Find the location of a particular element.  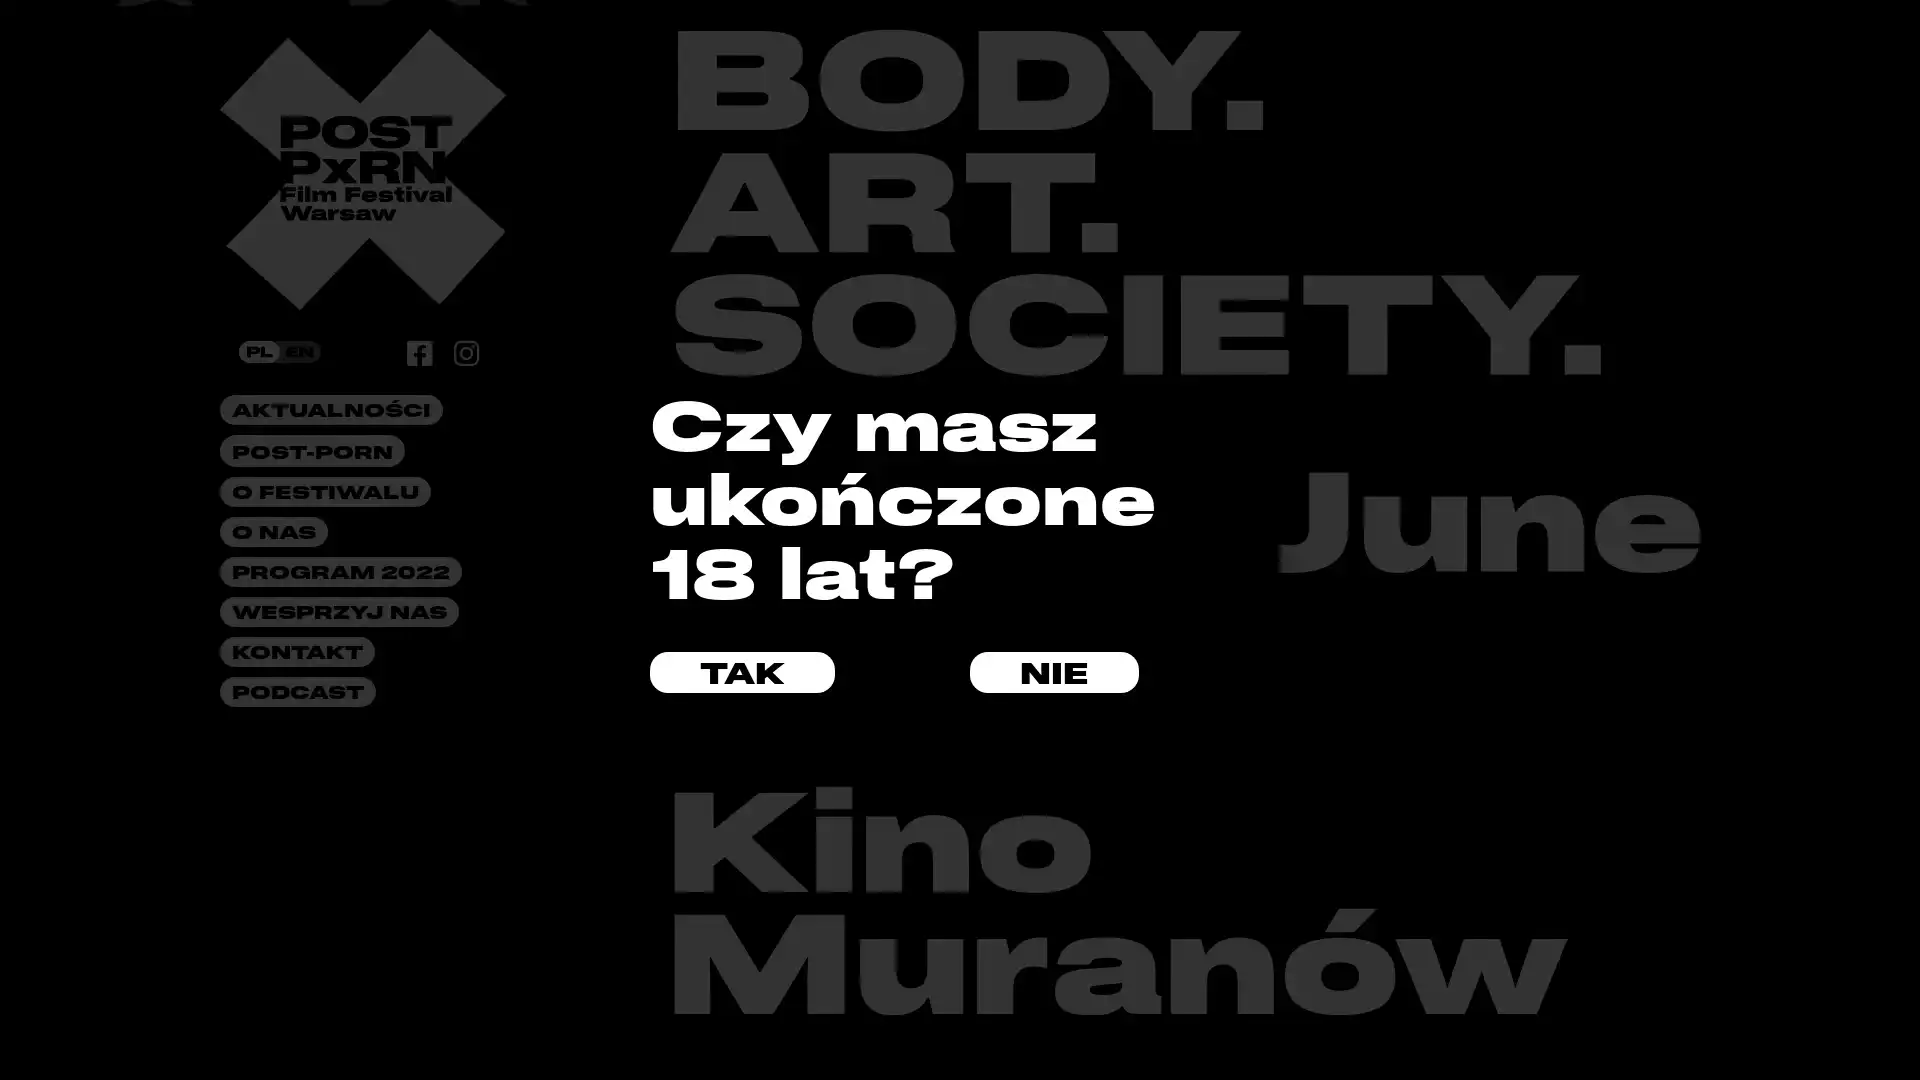

TAK is located at coordinates (741, 672).